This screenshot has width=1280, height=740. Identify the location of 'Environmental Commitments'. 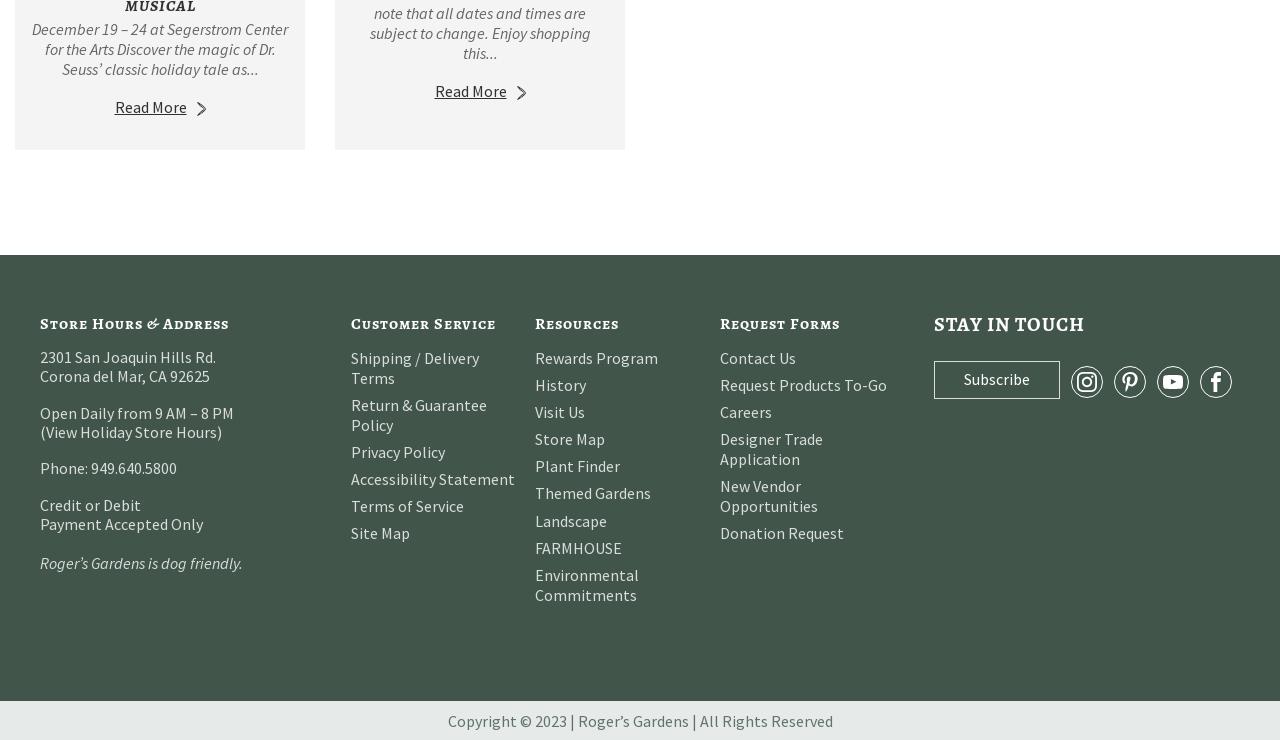
(586, 583).